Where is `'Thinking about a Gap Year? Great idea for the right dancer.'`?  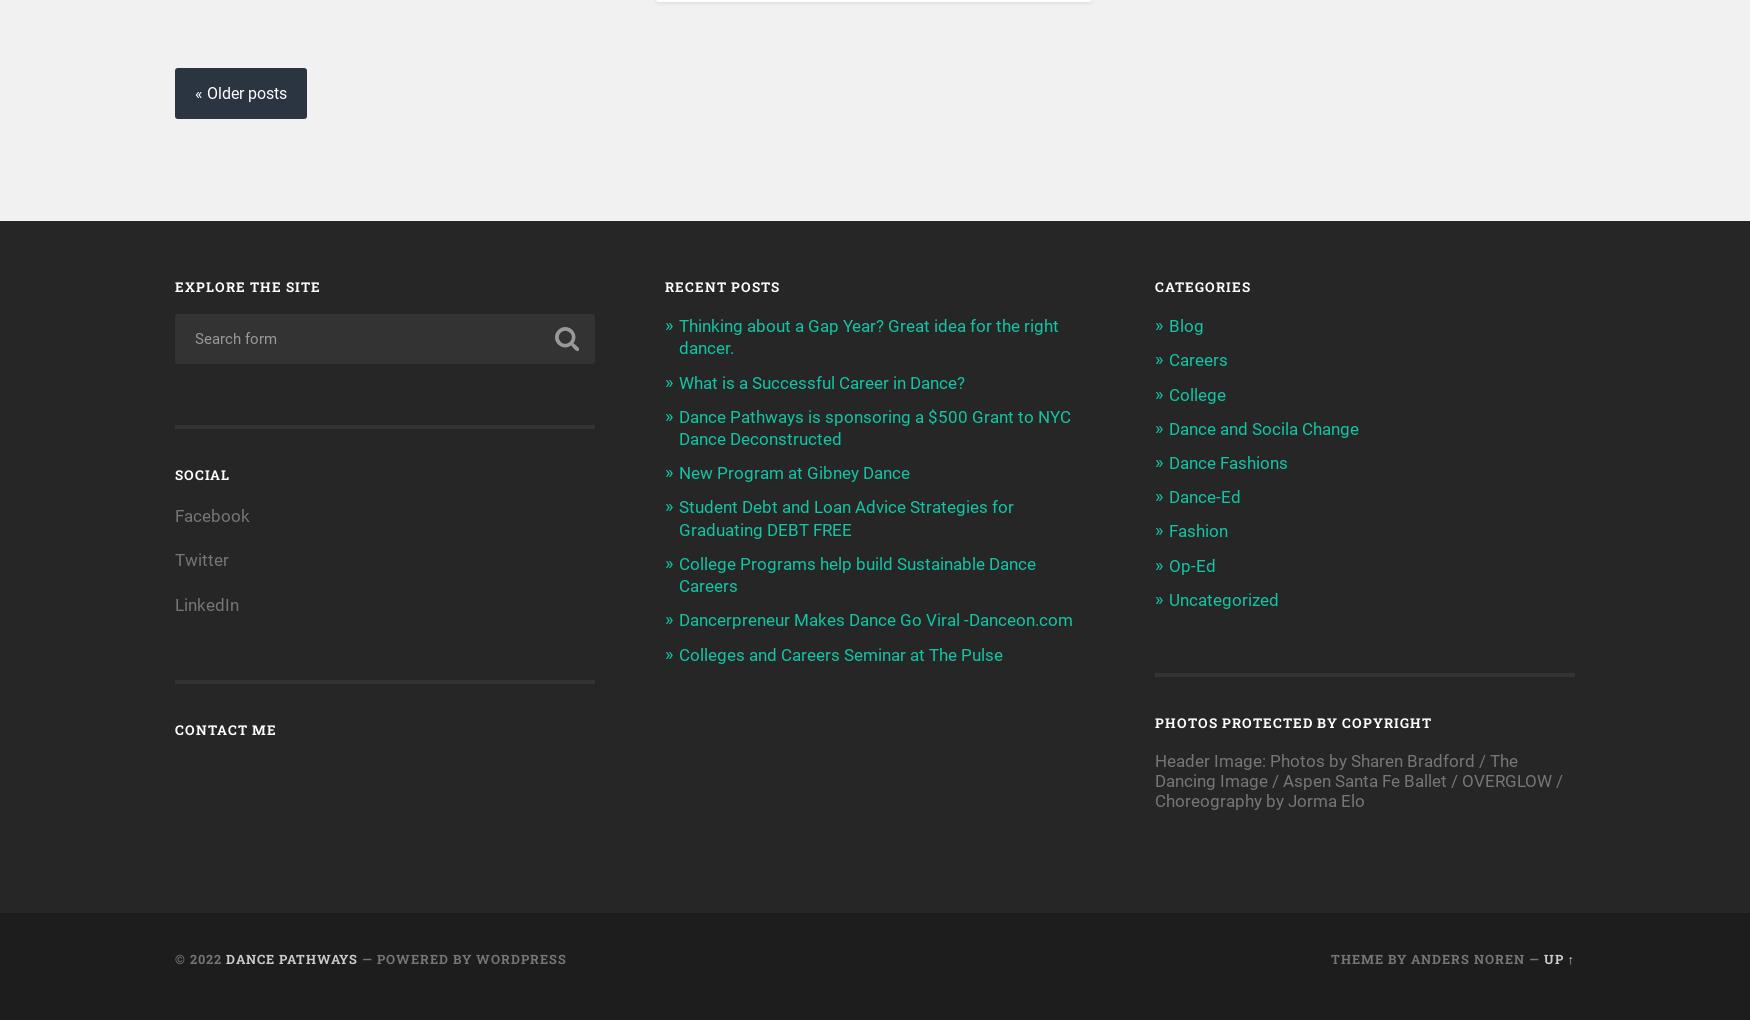 'Thinking about a Gap Year? Great idea for the right dancer.' is located at coordinates (869, 337).